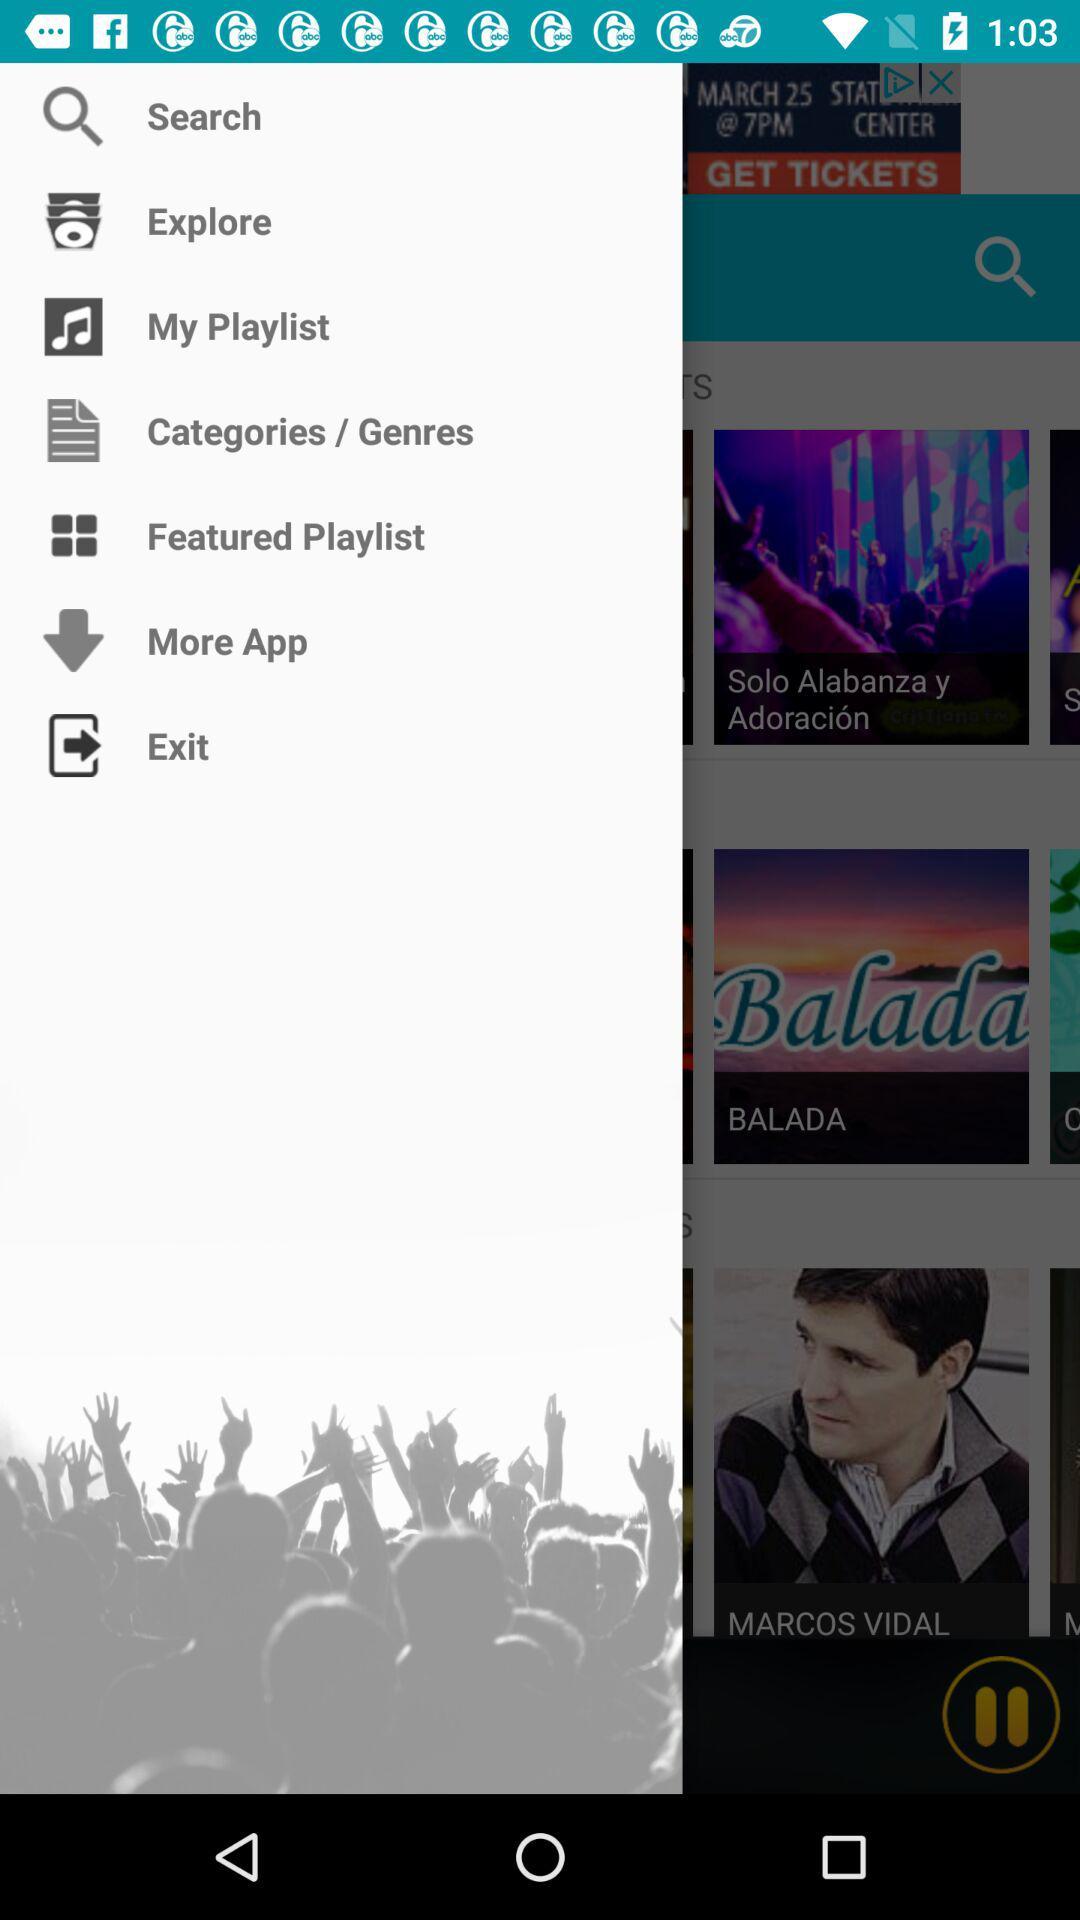 Image resolution: width=1080 pixels, height=1920 pixels. Describe the element at coordinates (540, 127) in the screenshot. I see `search option` at that location.